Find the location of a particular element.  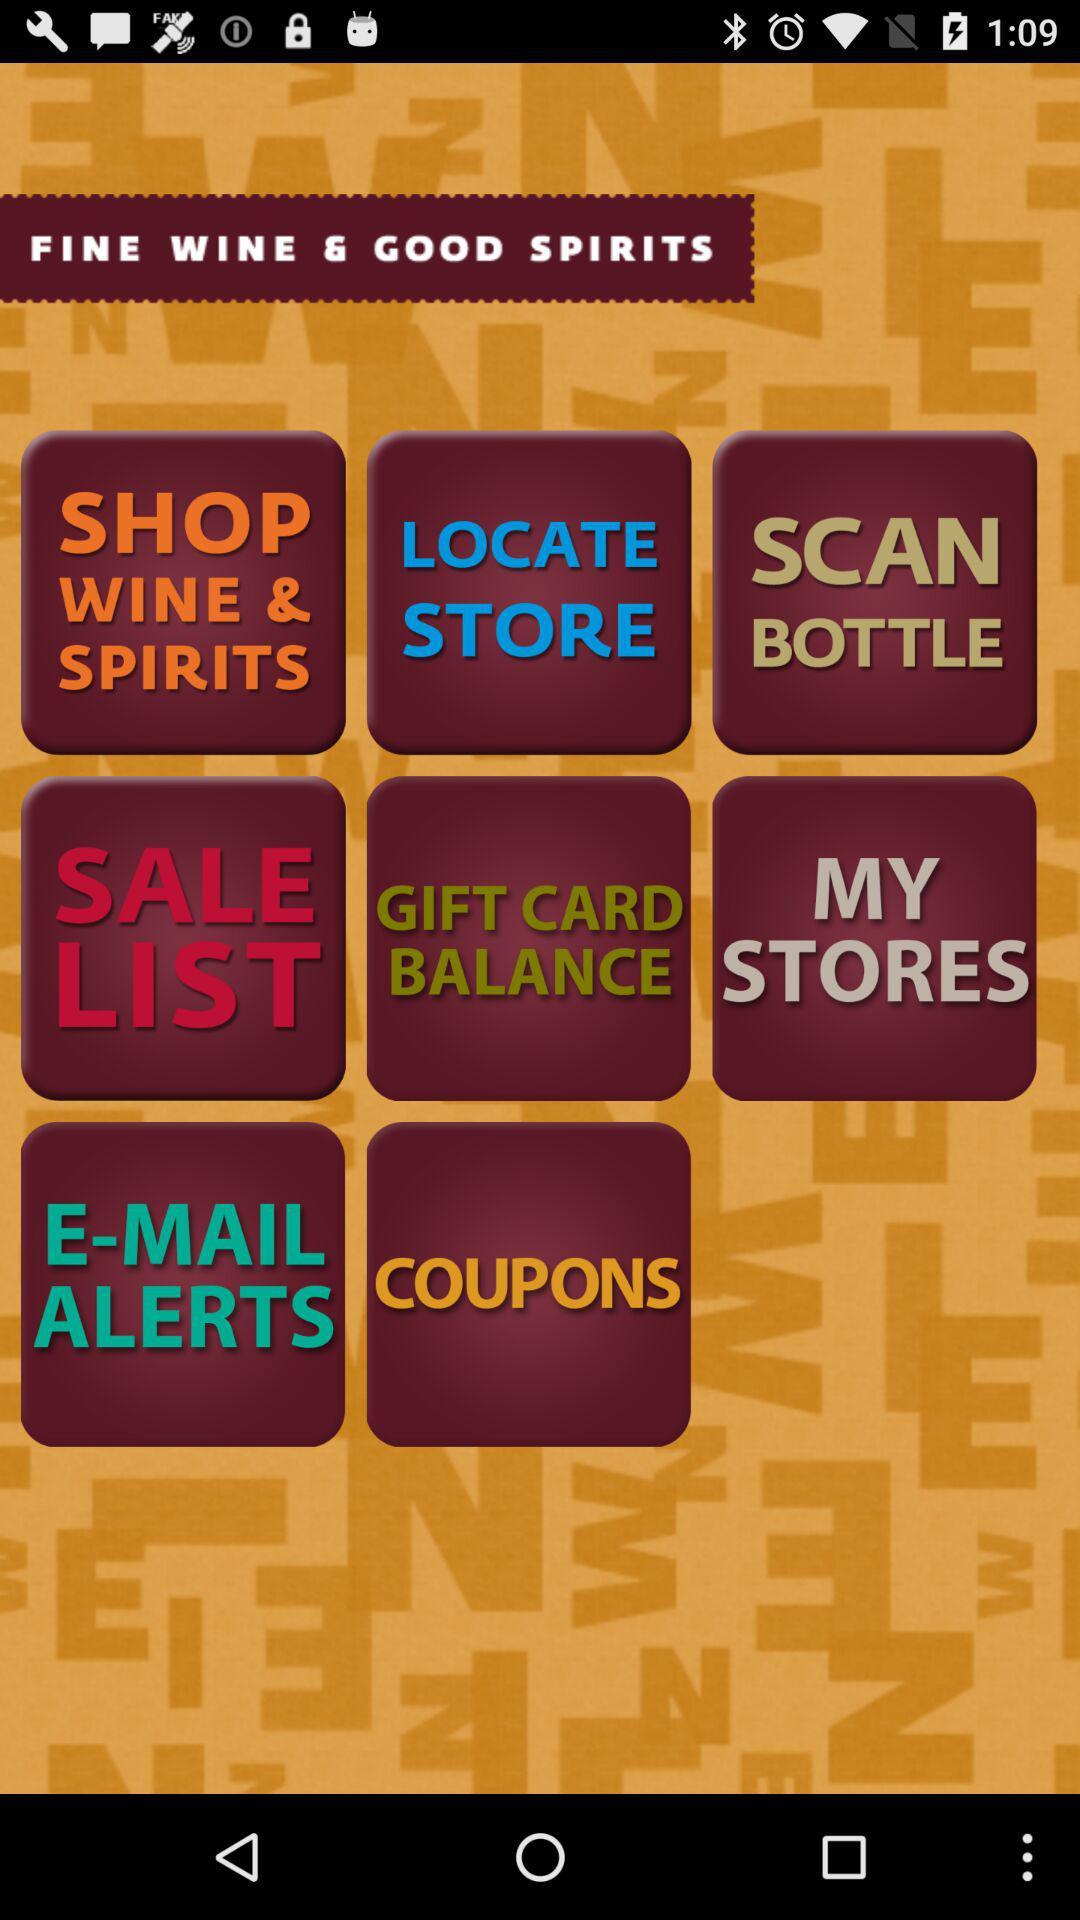

locate store option is located at coordinates (528, 591).